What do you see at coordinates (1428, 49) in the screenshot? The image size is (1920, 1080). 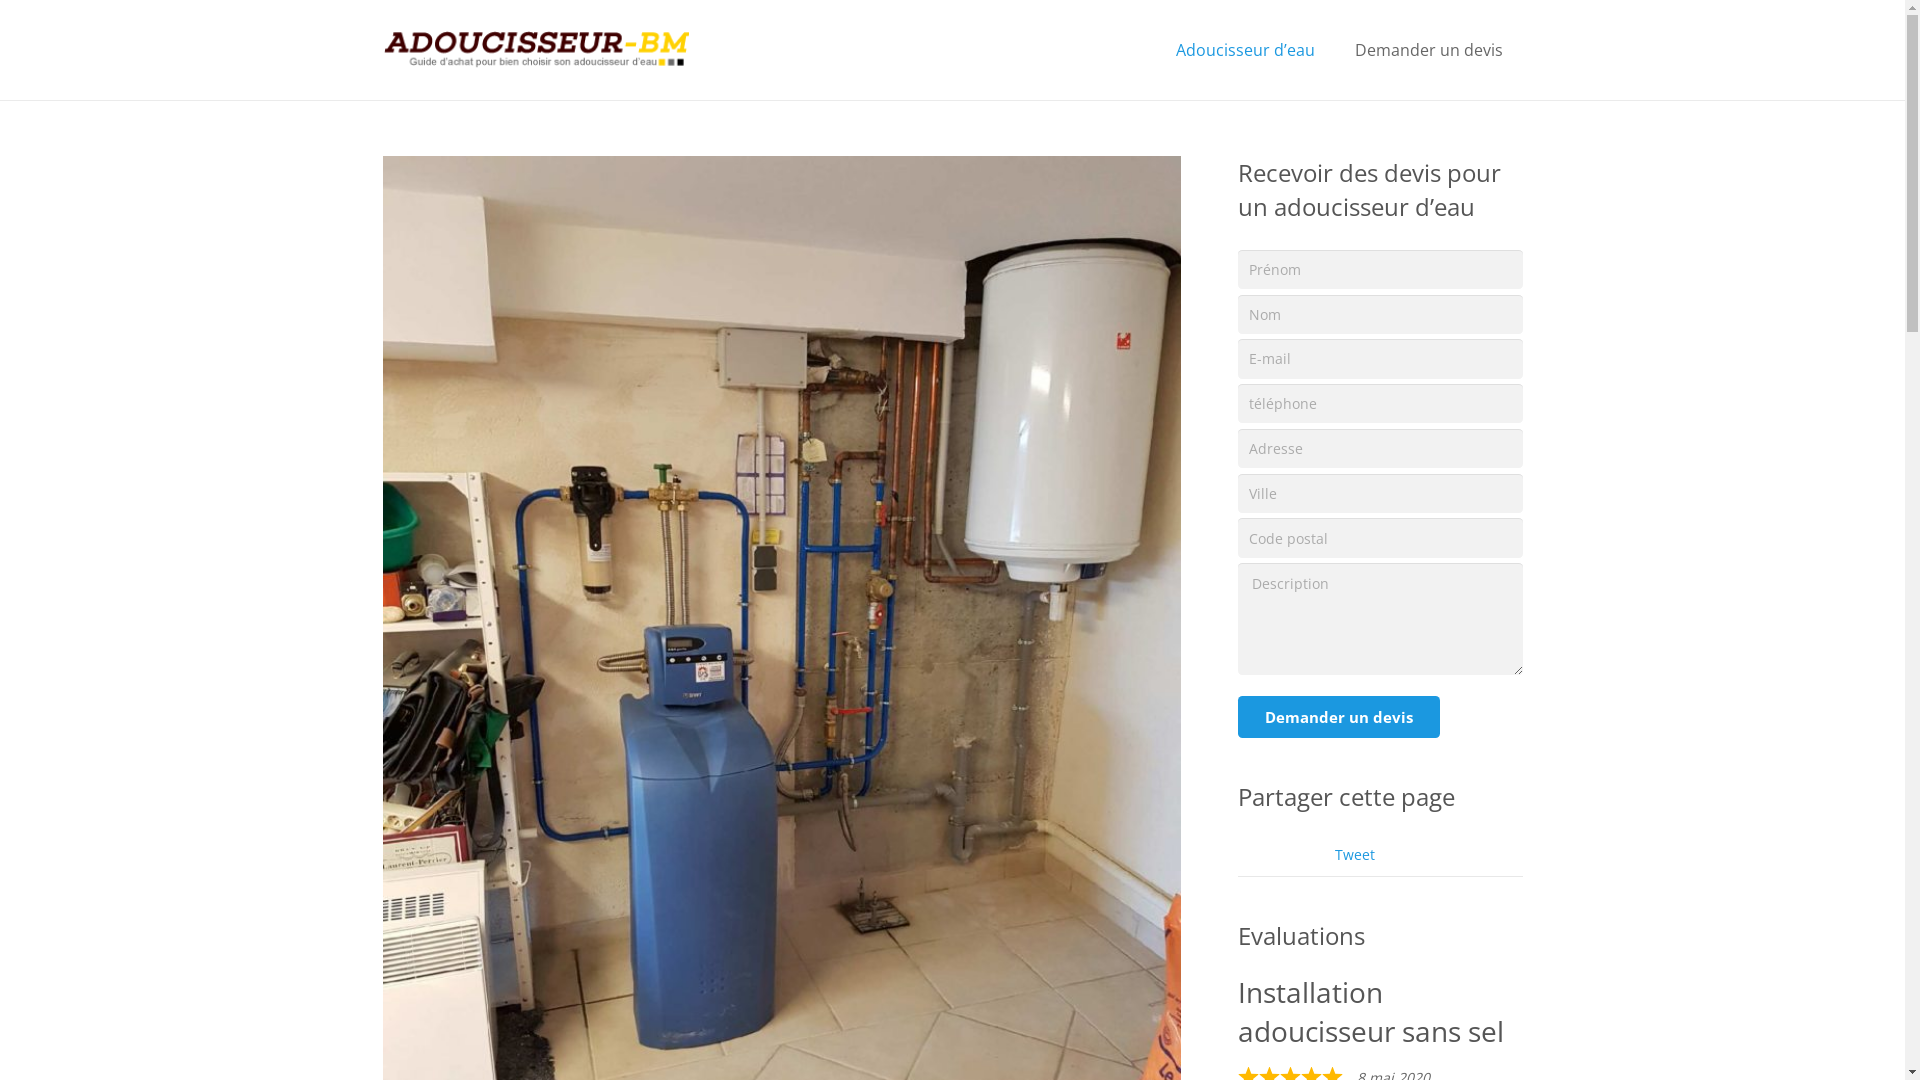 I see `'Demander un devis'` at bounding box center [1428, 49].